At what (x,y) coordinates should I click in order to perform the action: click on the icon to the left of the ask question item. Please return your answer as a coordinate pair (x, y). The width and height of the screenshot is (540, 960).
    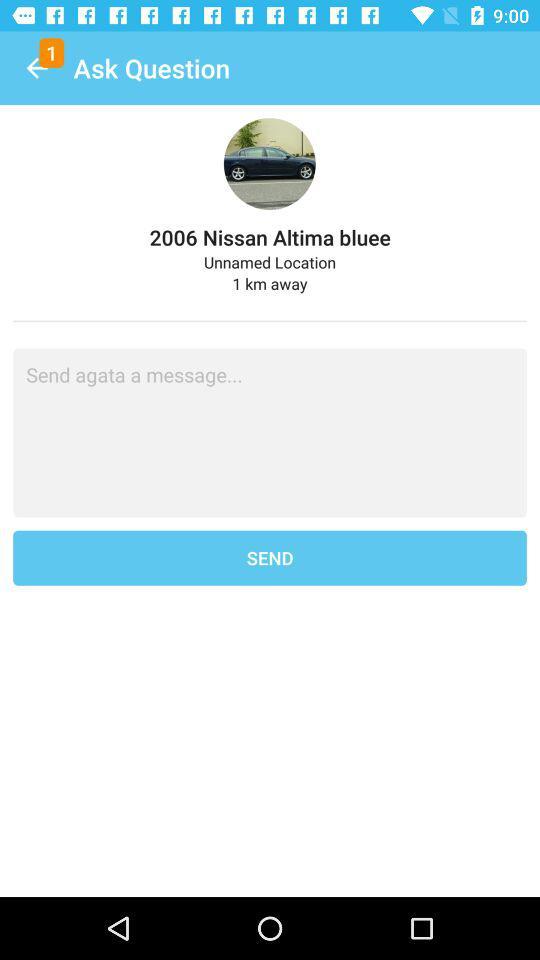
    Looking at the image, I should click on (36, 68).